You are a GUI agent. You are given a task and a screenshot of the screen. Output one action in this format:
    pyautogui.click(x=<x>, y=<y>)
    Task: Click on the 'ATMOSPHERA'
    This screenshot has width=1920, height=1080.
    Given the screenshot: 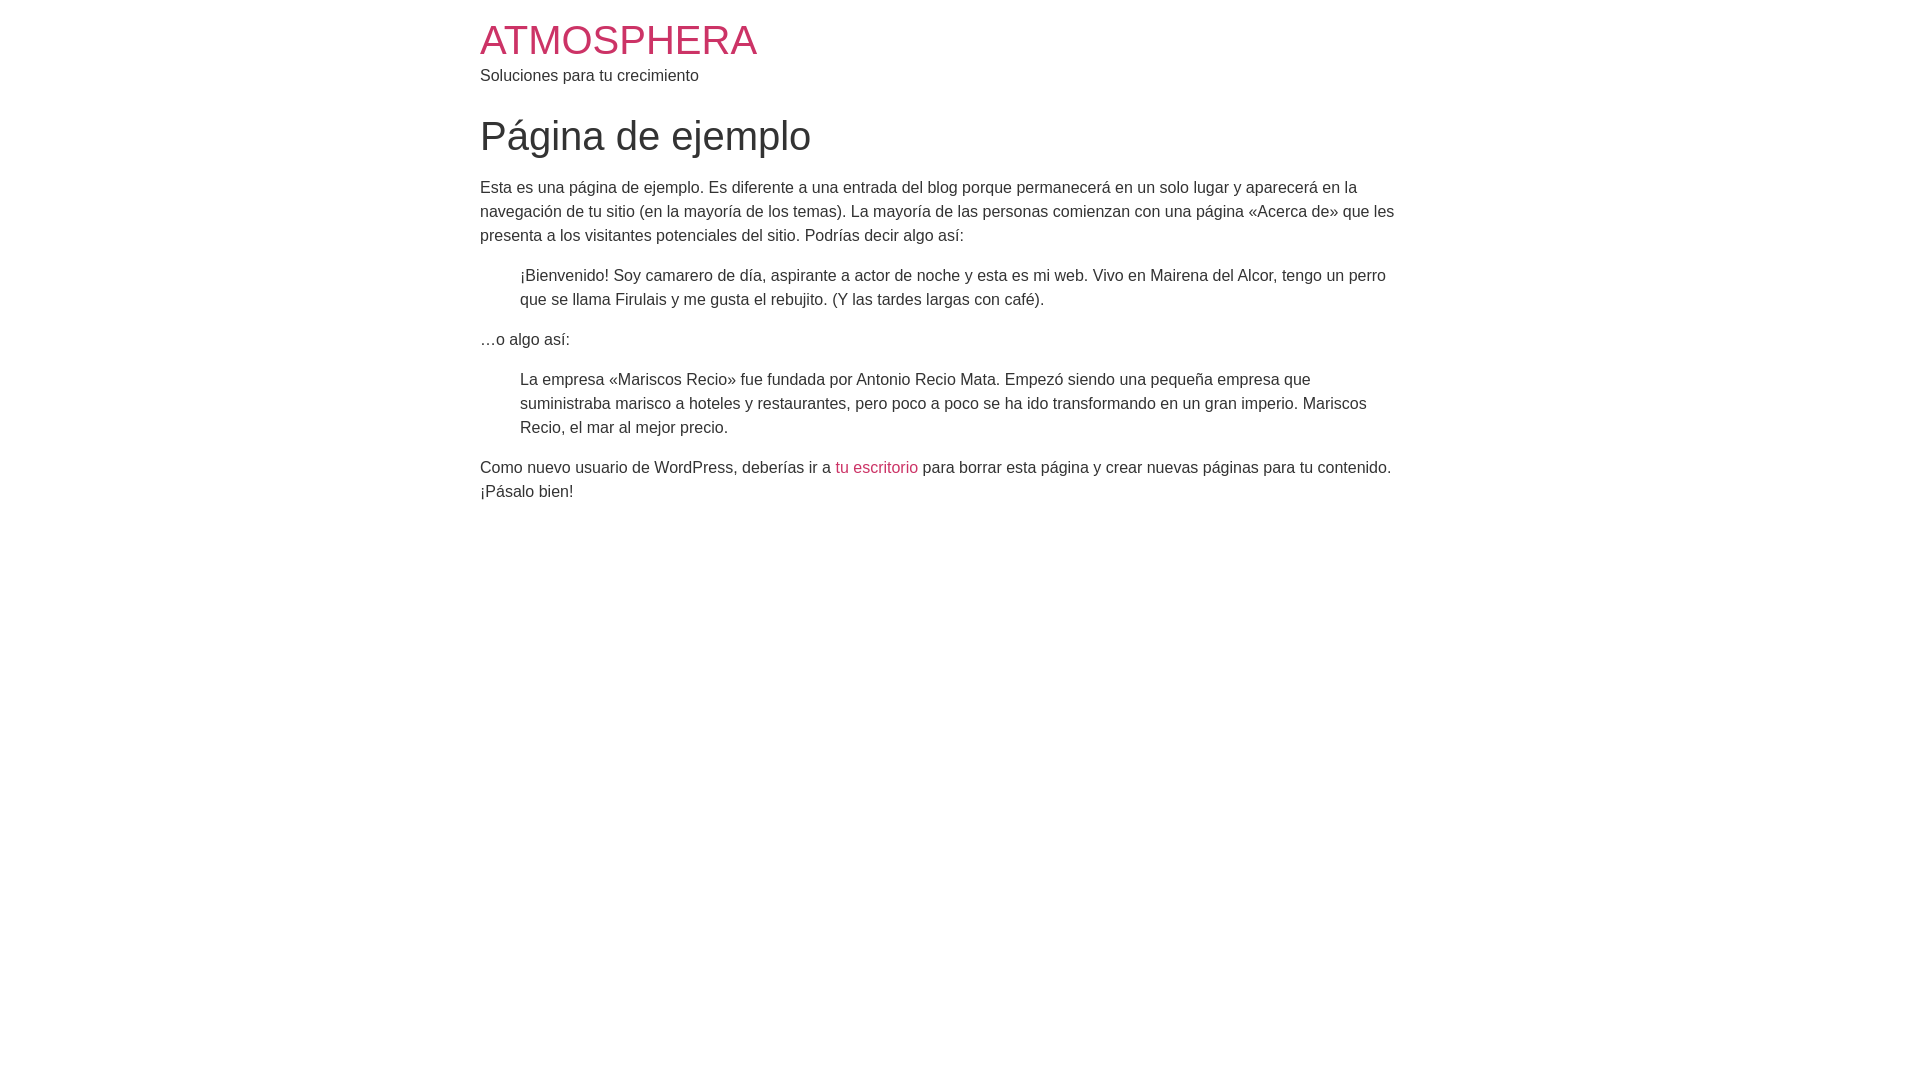 What is the action you would take?
    pyautogui.click(x=617, y=39)
    